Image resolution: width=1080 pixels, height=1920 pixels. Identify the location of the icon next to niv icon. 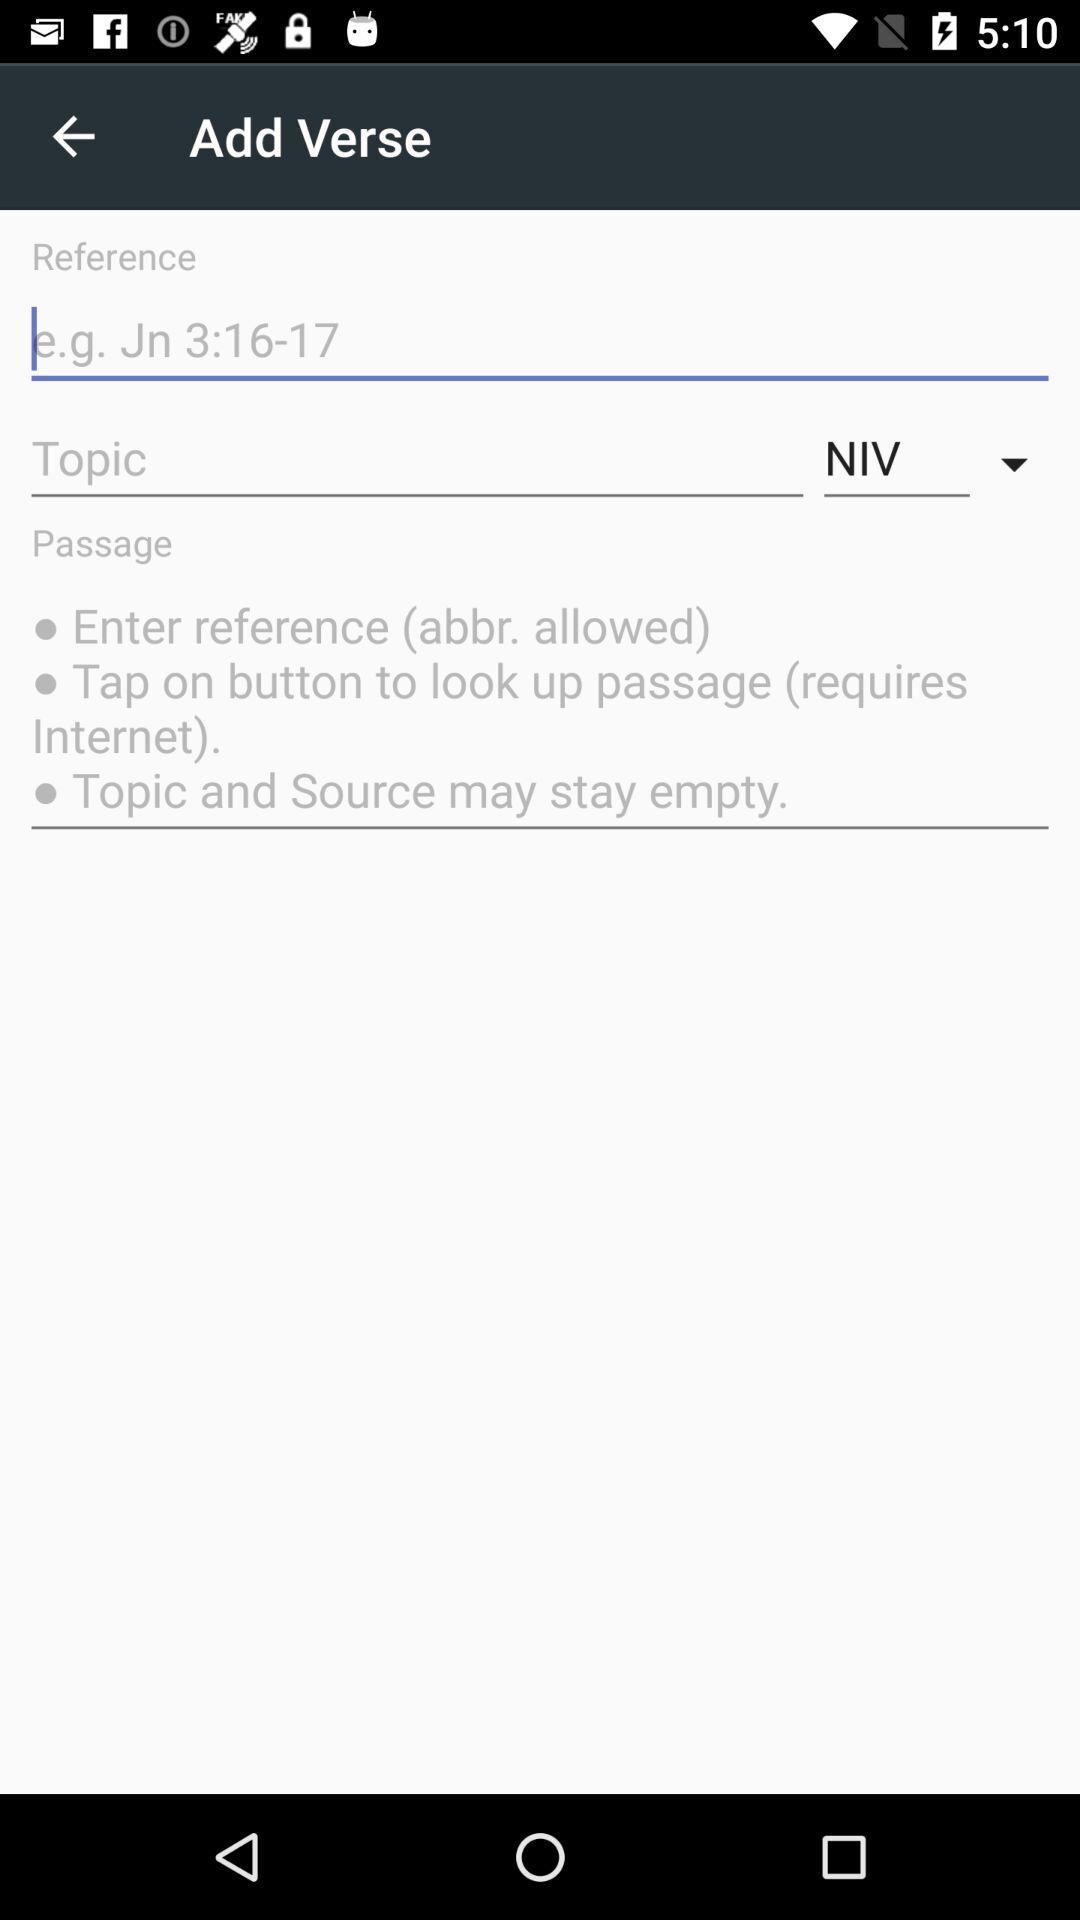
(416, 457).